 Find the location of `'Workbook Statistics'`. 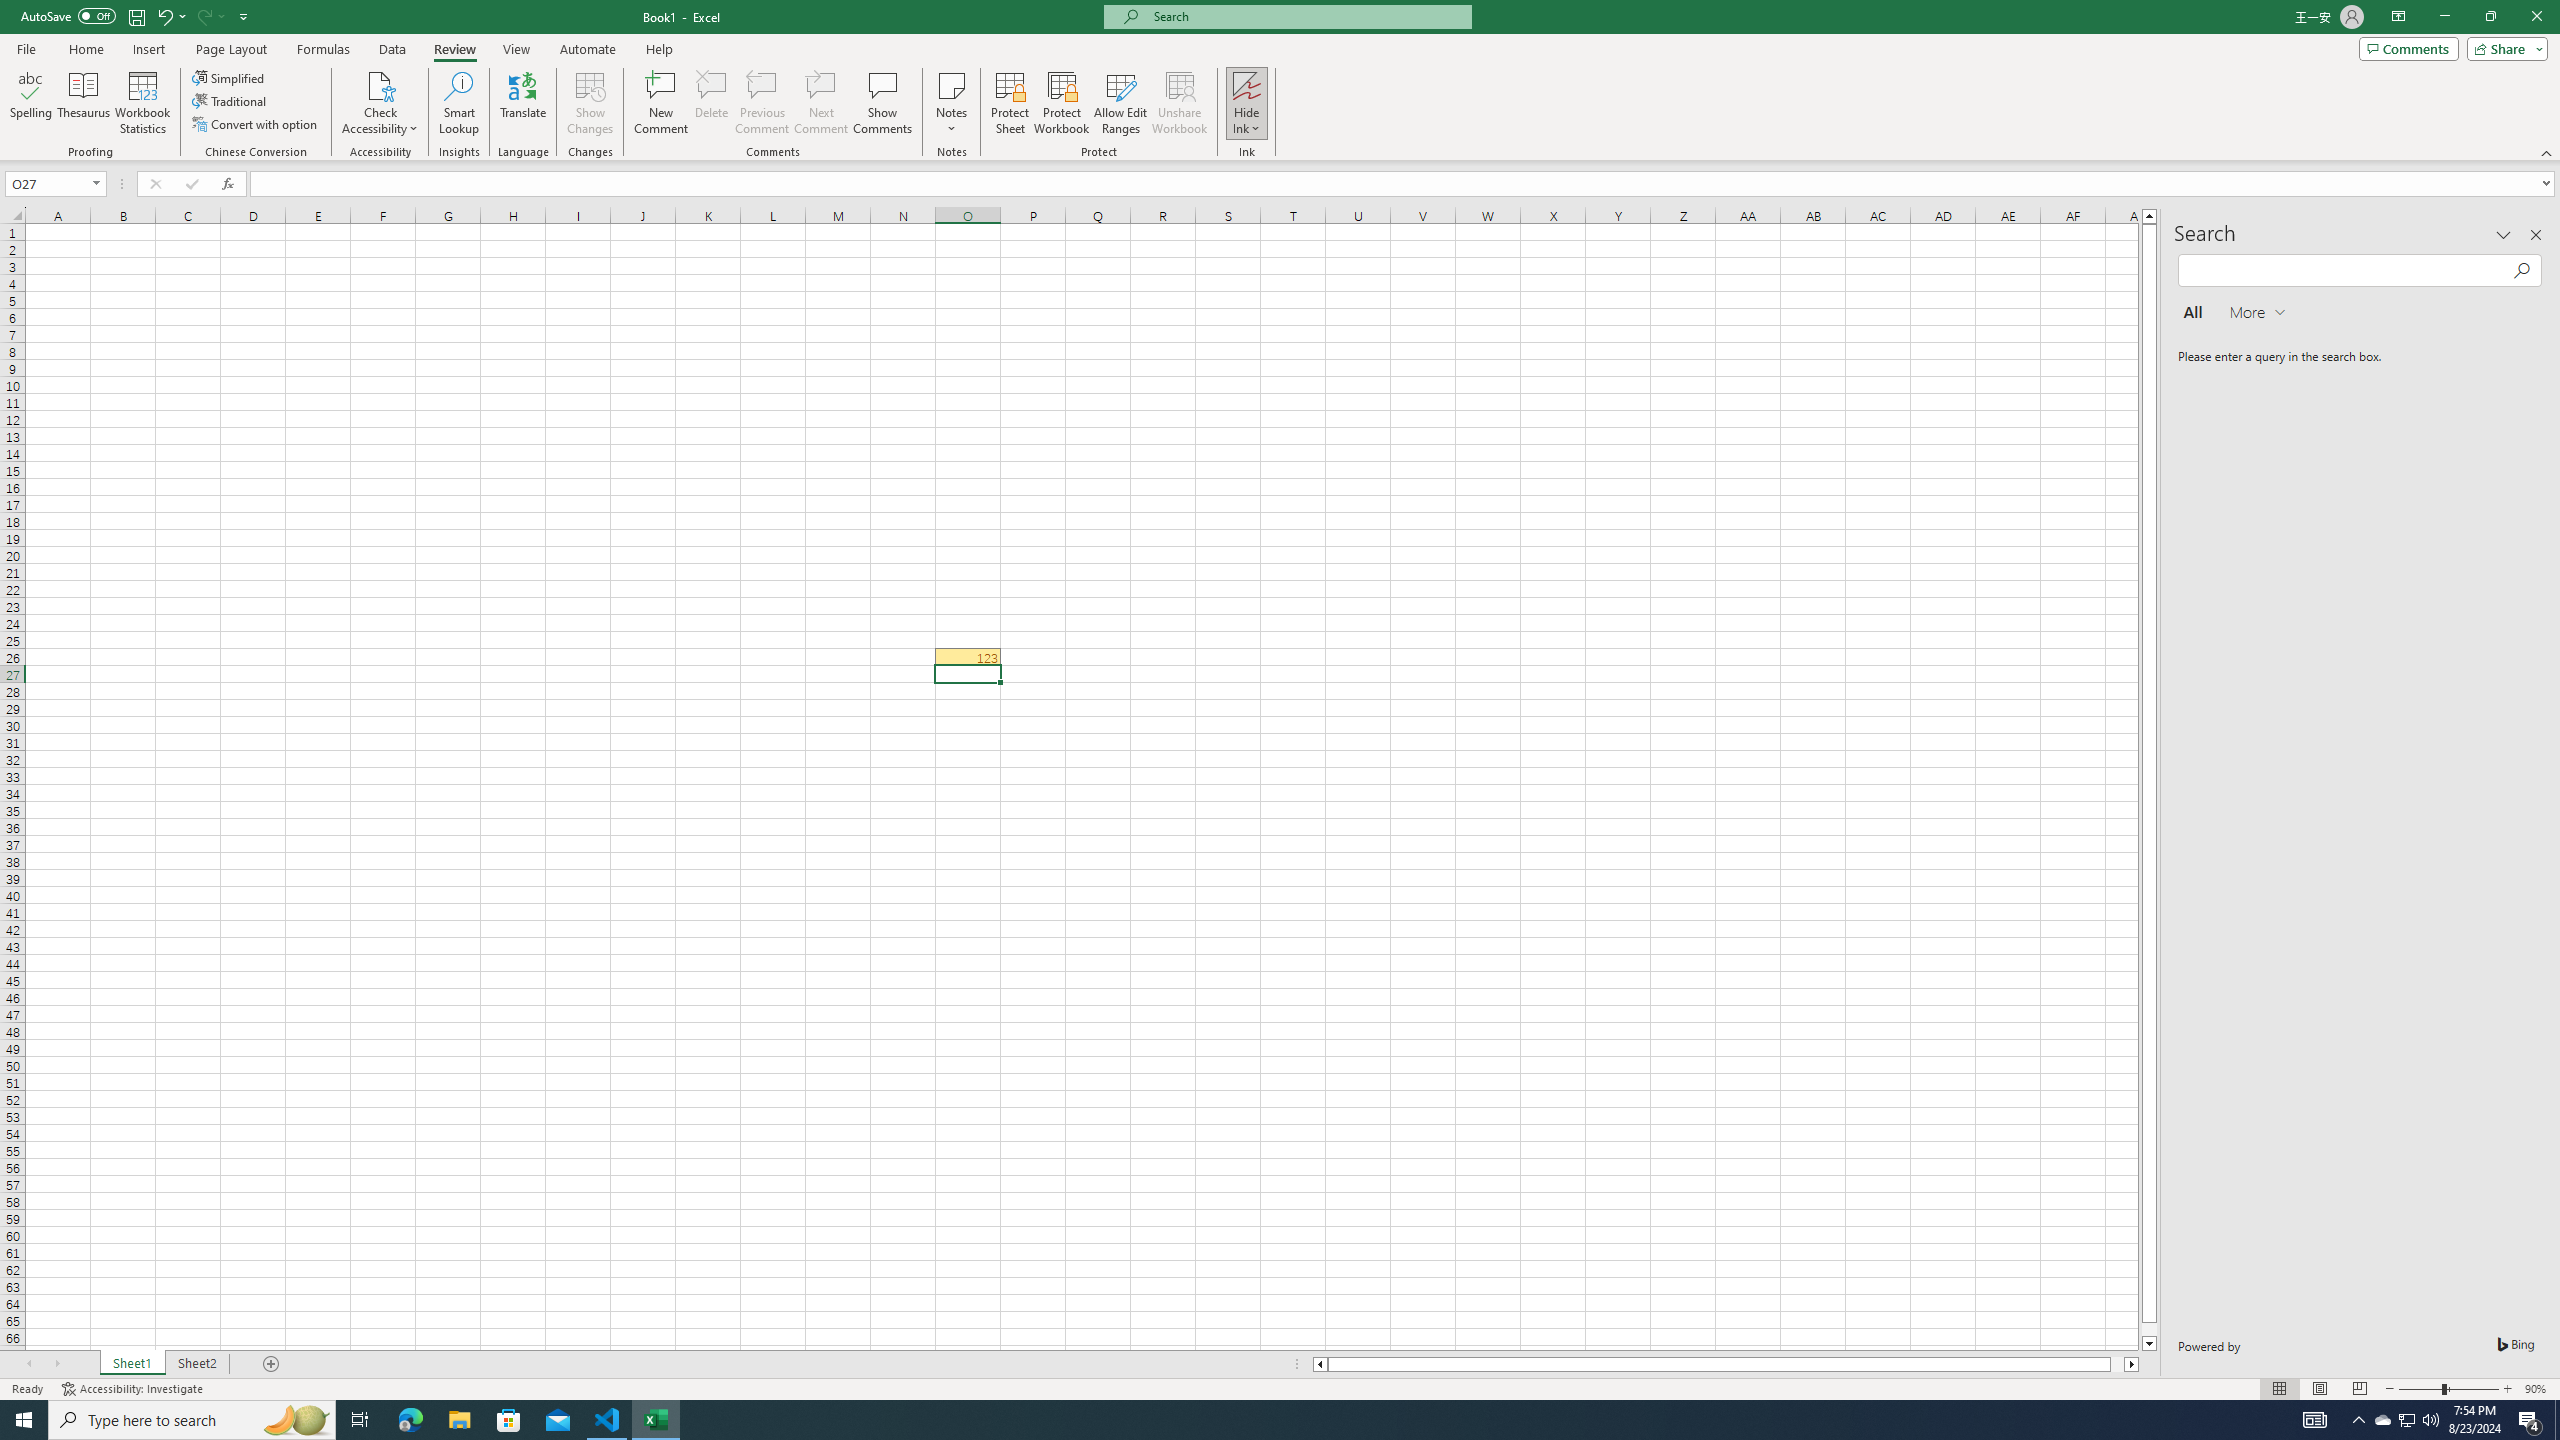

'Workbook Statistics' is located at coordinates (142, 103).